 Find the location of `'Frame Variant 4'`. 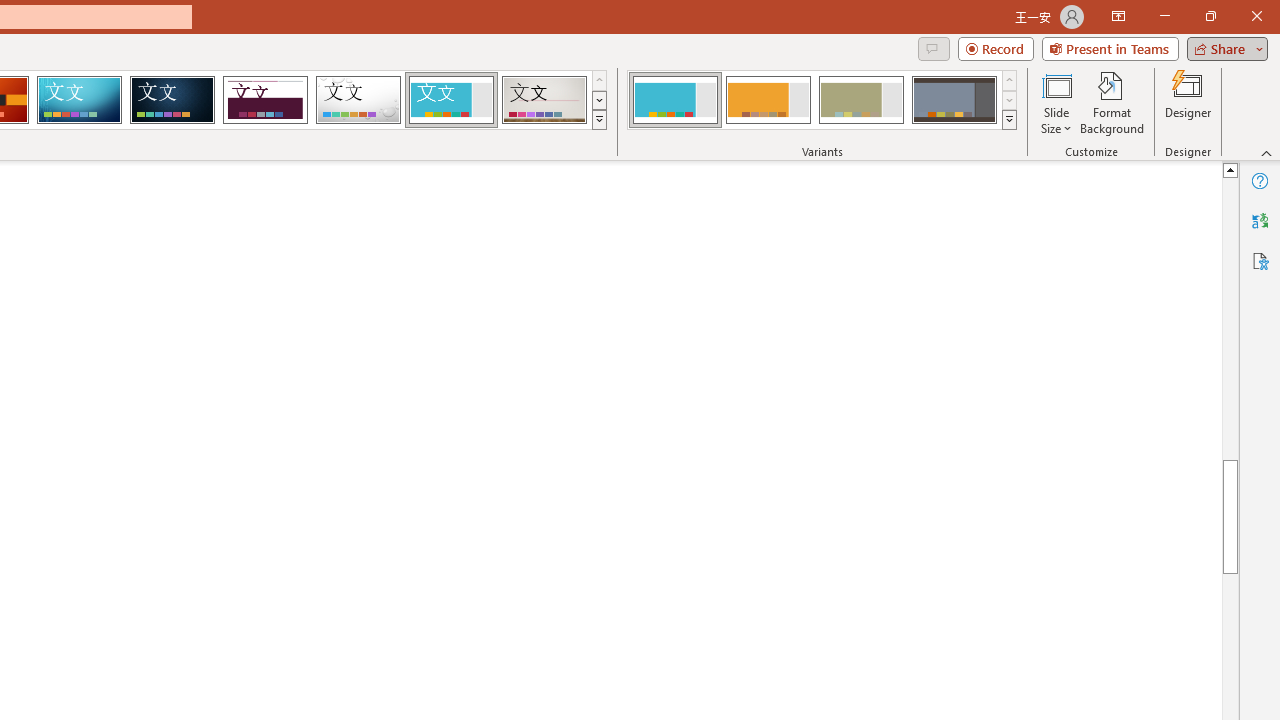

'Frame Variant 4' is located at coordinates (953, 100).